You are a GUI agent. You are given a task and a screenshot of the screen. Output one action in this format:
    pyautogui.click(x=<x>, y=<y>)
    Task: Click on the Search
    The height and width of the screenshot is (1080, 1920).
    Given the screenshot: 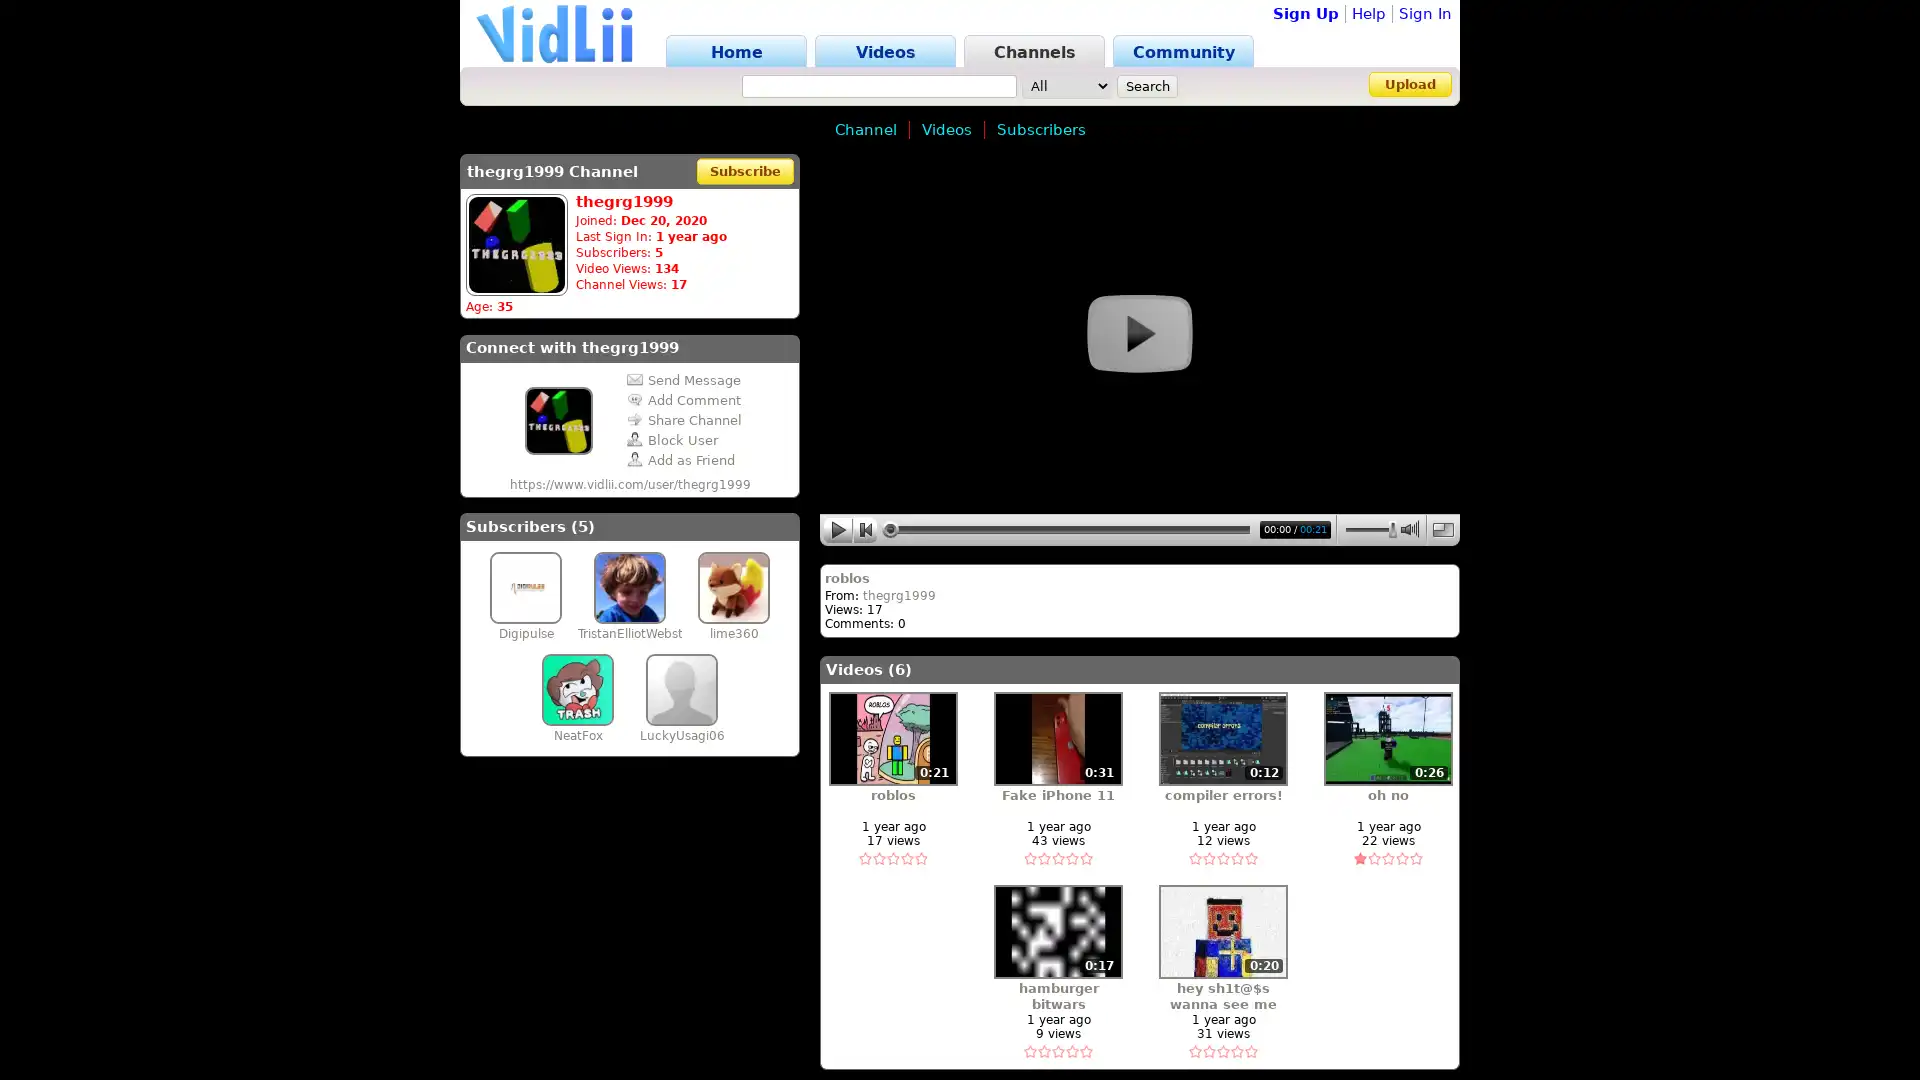 What is the action you would take?
    pyautogui.click(x=1147, y=84)
    